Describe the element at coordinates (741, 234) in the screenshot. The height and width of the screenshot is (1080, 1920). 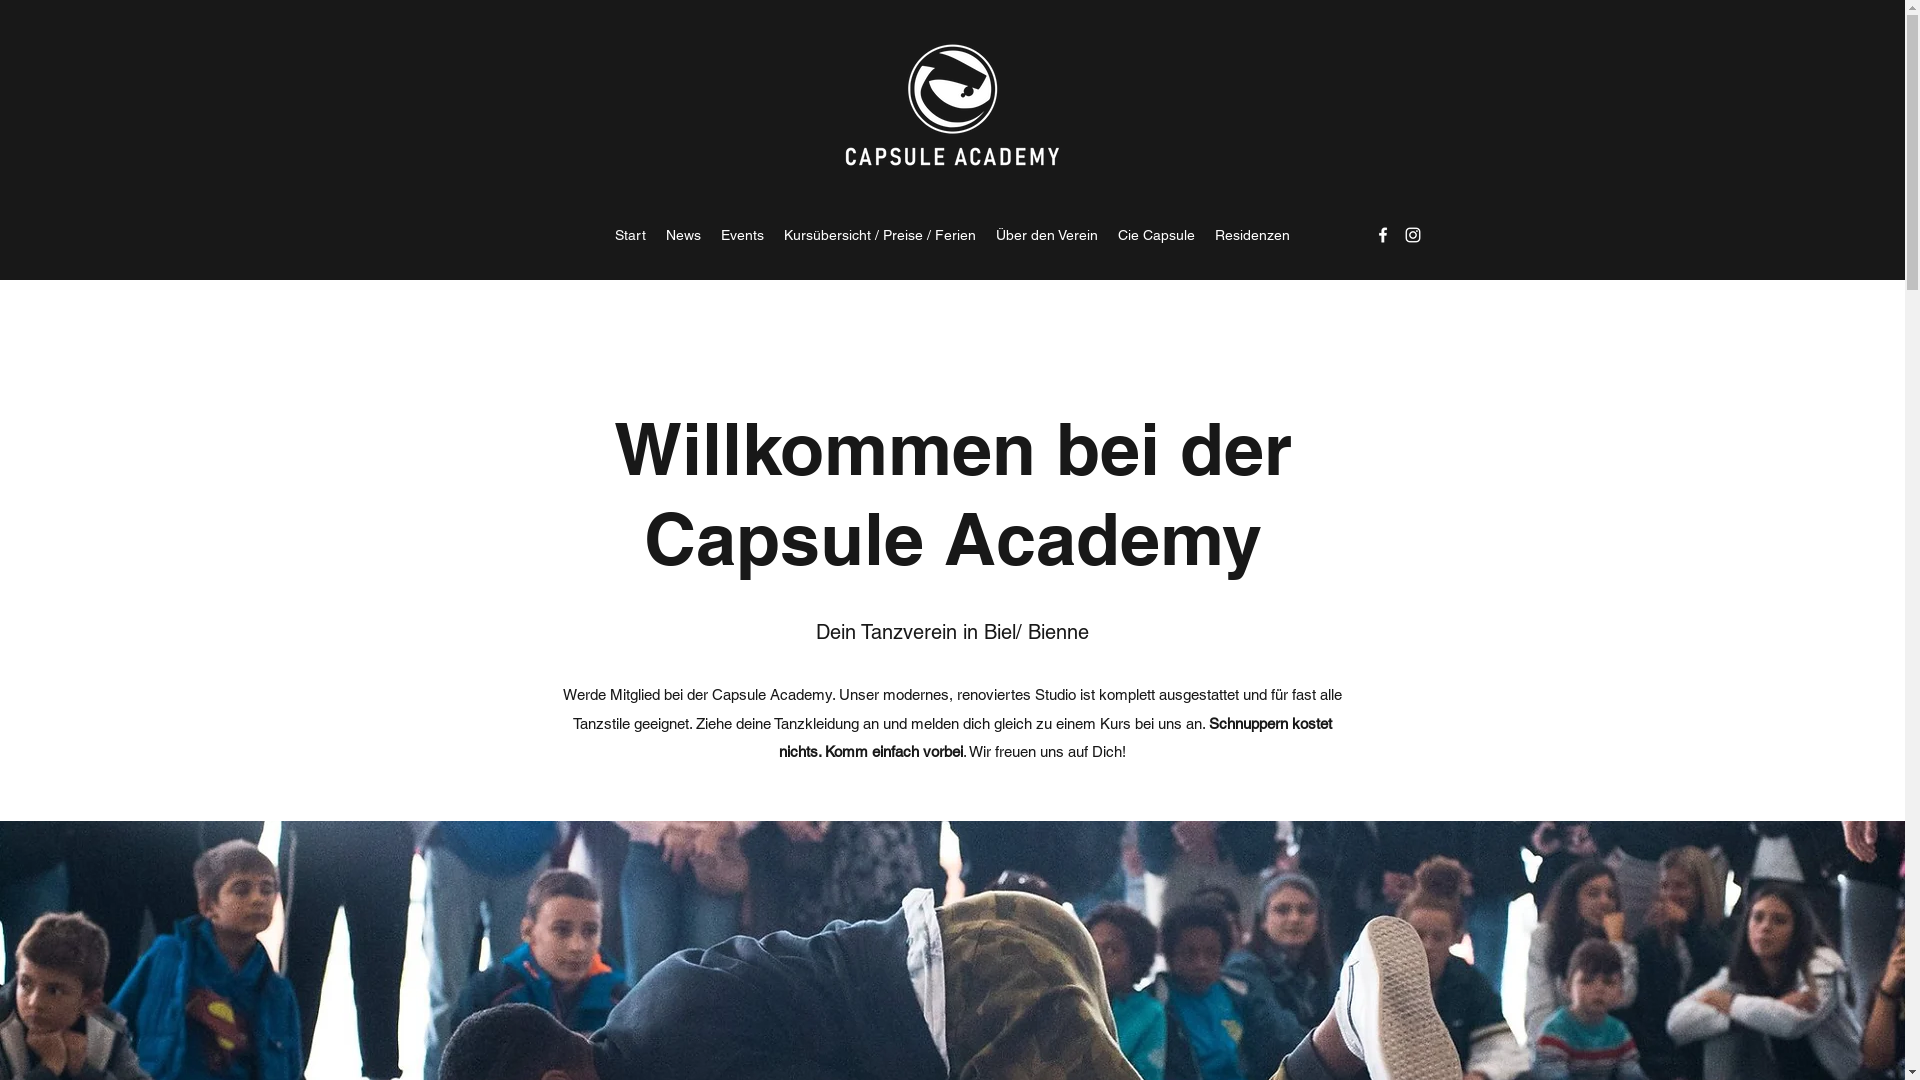
I see `'Events'` at that location.